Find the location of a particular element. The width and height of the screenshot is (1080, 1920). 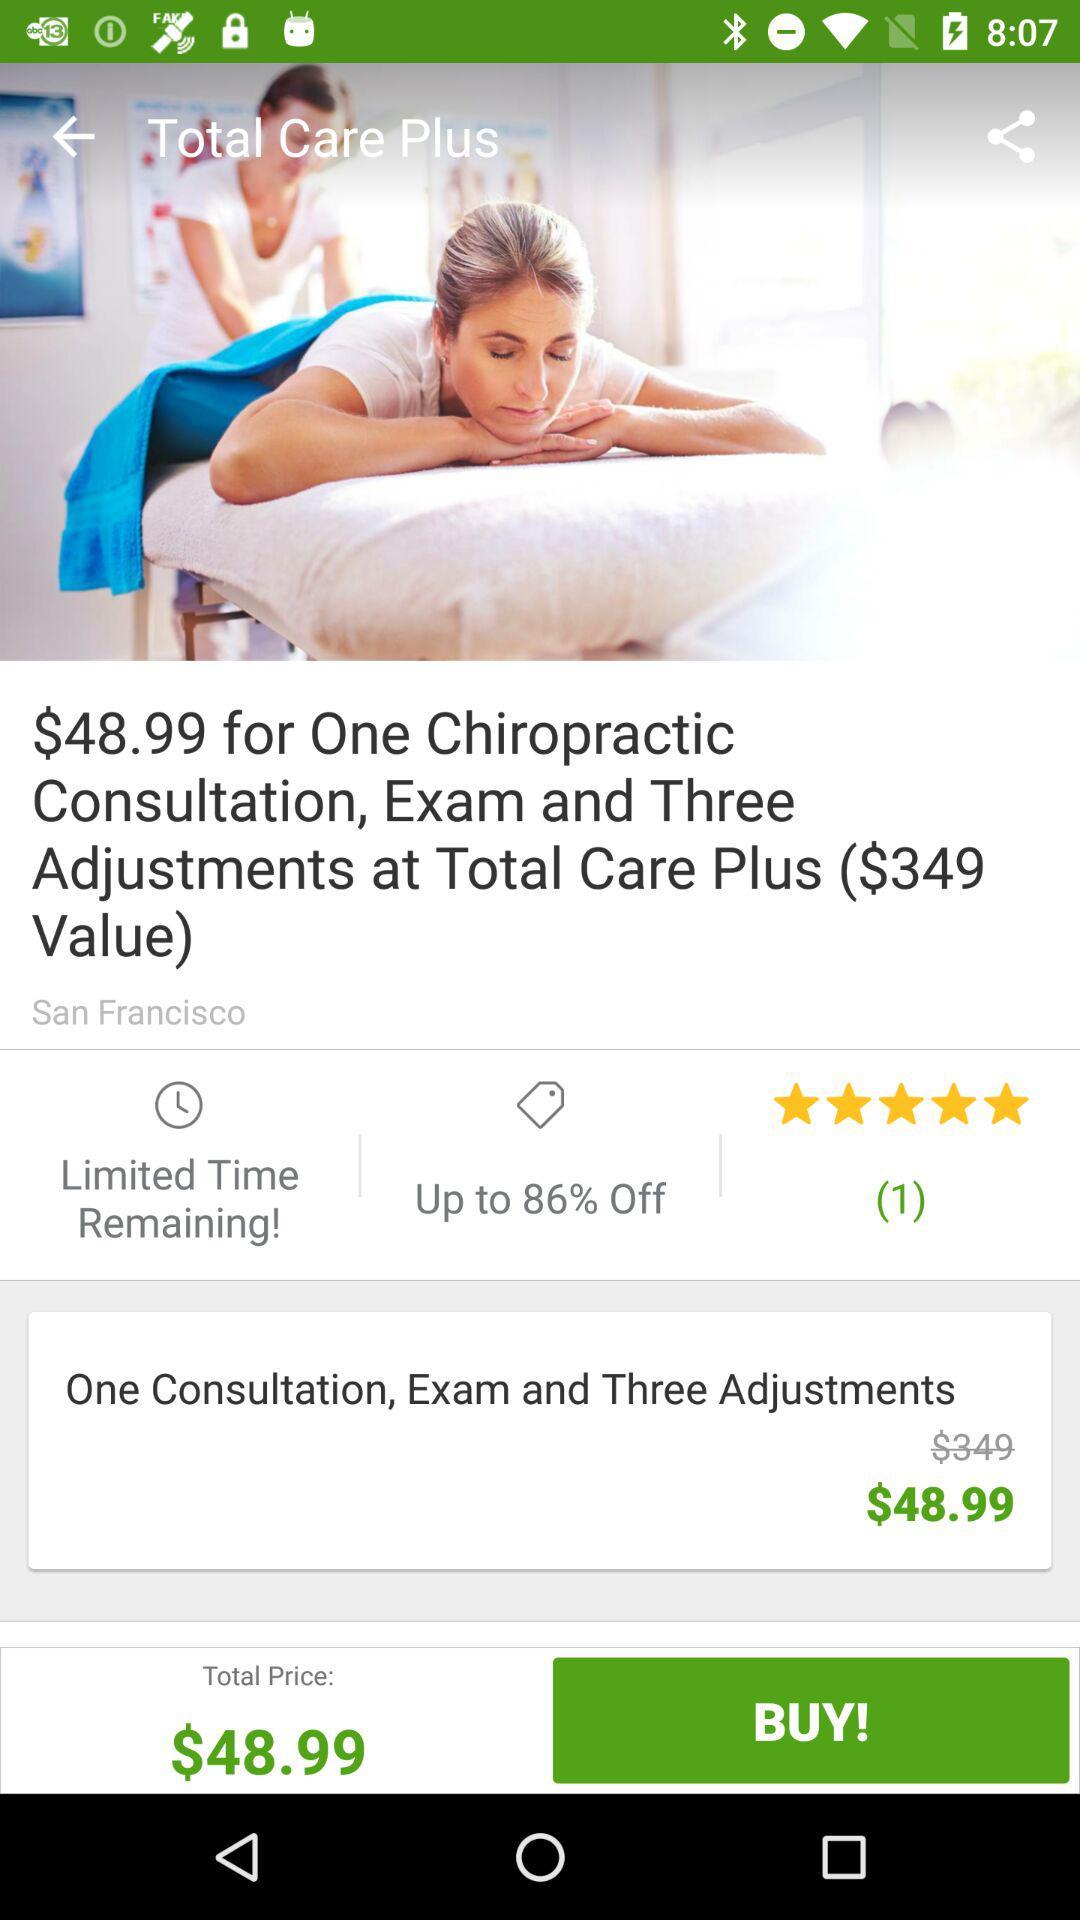

the icon above 48 99 for icon is located at coordinates (1017, 135).